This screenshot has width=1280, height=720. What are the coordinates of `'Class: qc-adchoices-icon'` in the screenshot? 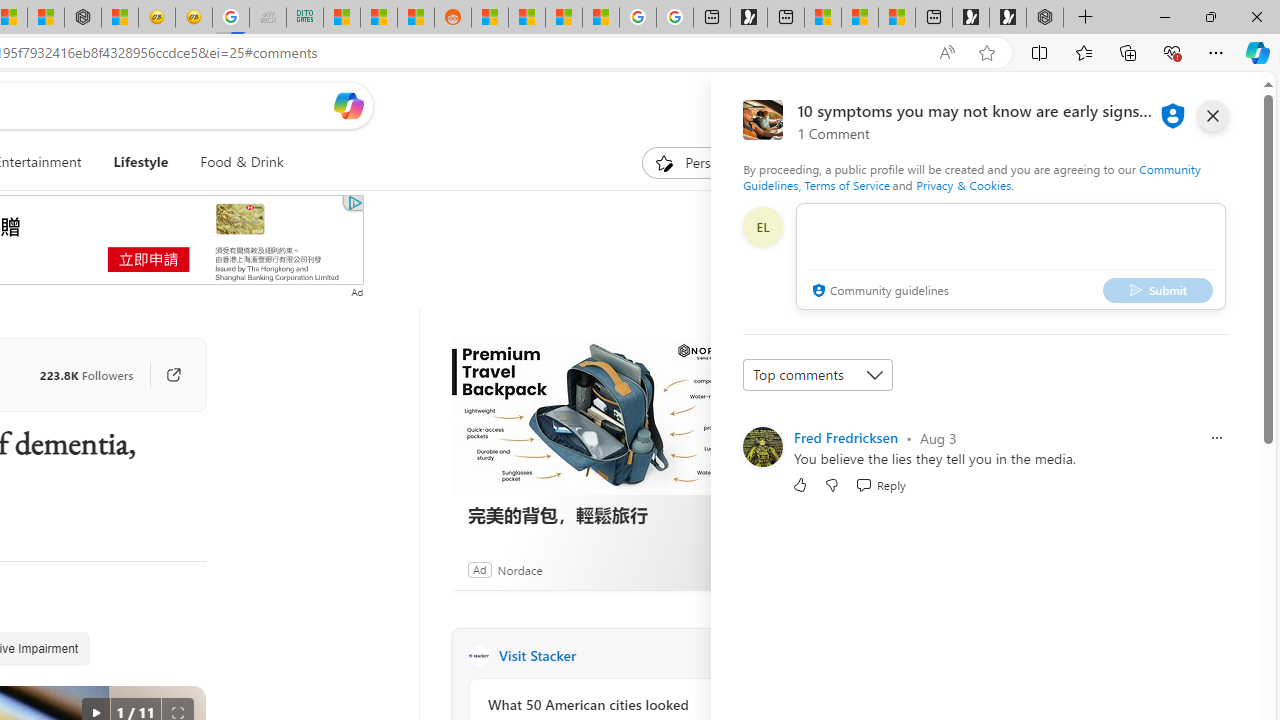 It's located at (355, 203).